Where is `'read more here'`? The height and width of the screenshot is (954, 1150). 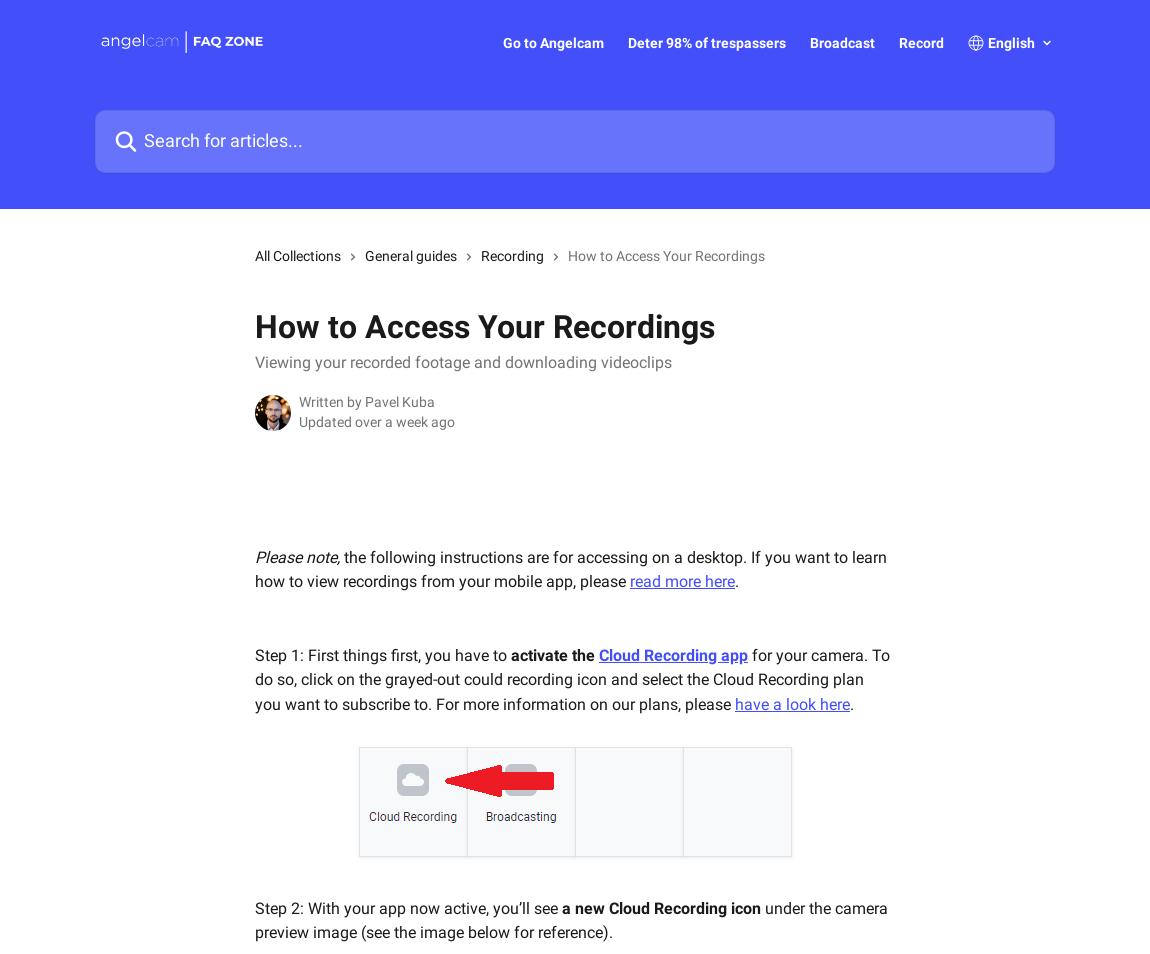 'read more here' is located at coordinates (628, 580).